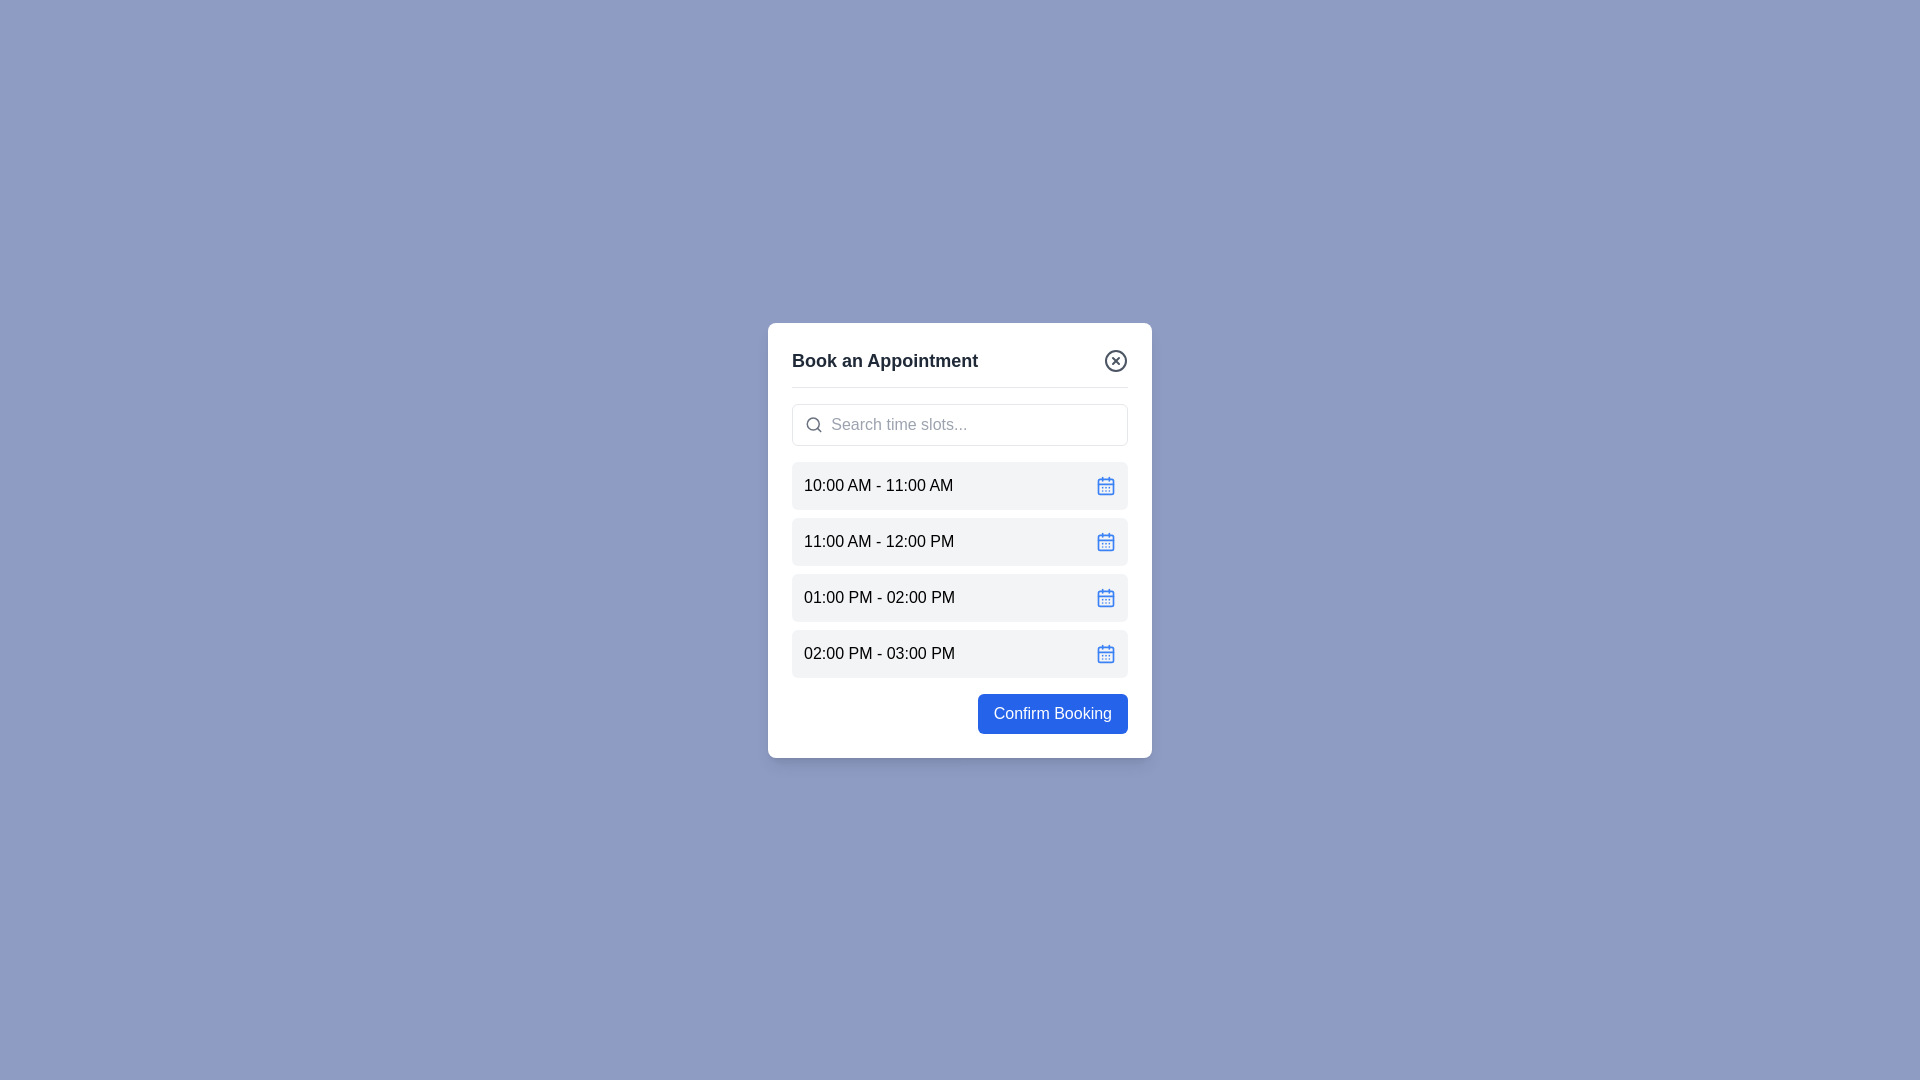 This screenshot has height=1080, width=1920. What do you see at coordinates (879, 653) in the screenshot?
I see `the text of the time slot 02:00 PM - 03:00 PM to select it` at bounding box center [879, 653].